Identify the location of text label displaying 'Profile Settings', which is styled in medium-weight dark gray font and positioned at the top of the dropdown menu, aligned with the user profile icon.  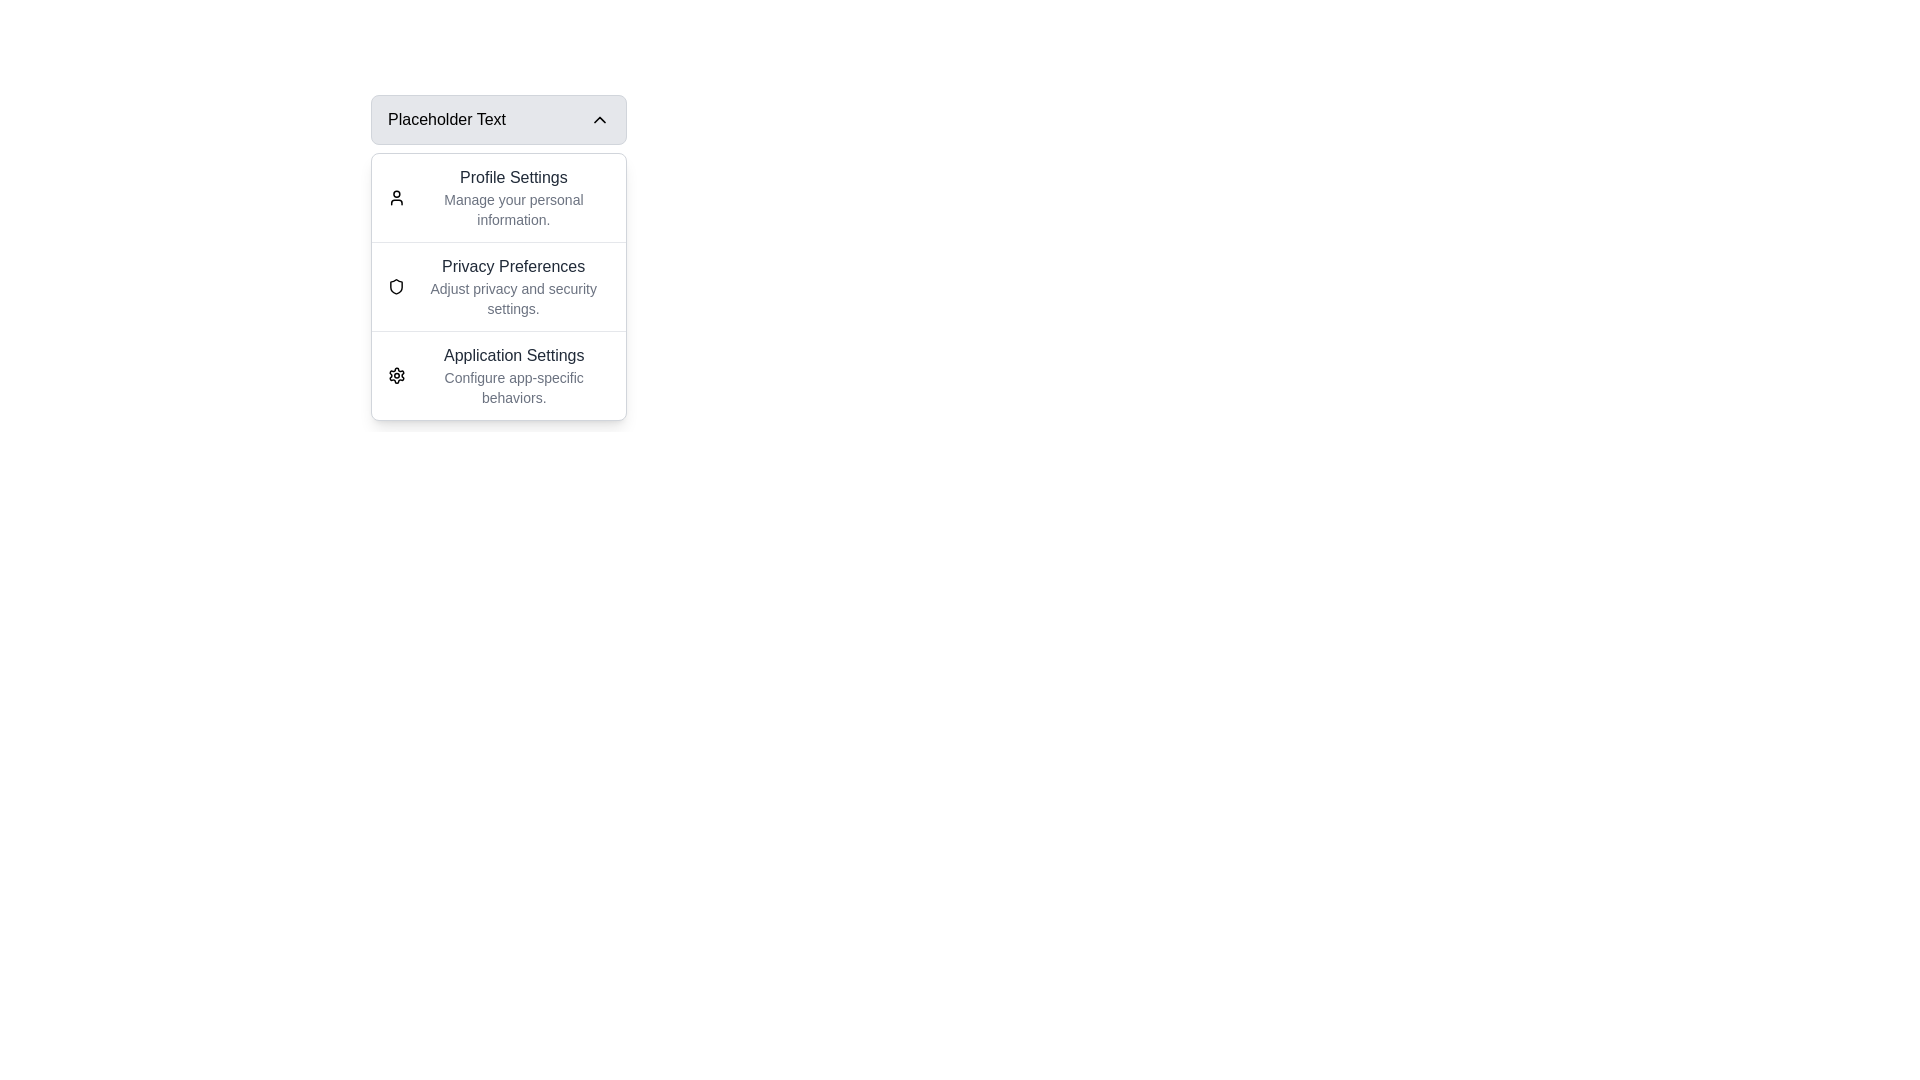
(513, 176).